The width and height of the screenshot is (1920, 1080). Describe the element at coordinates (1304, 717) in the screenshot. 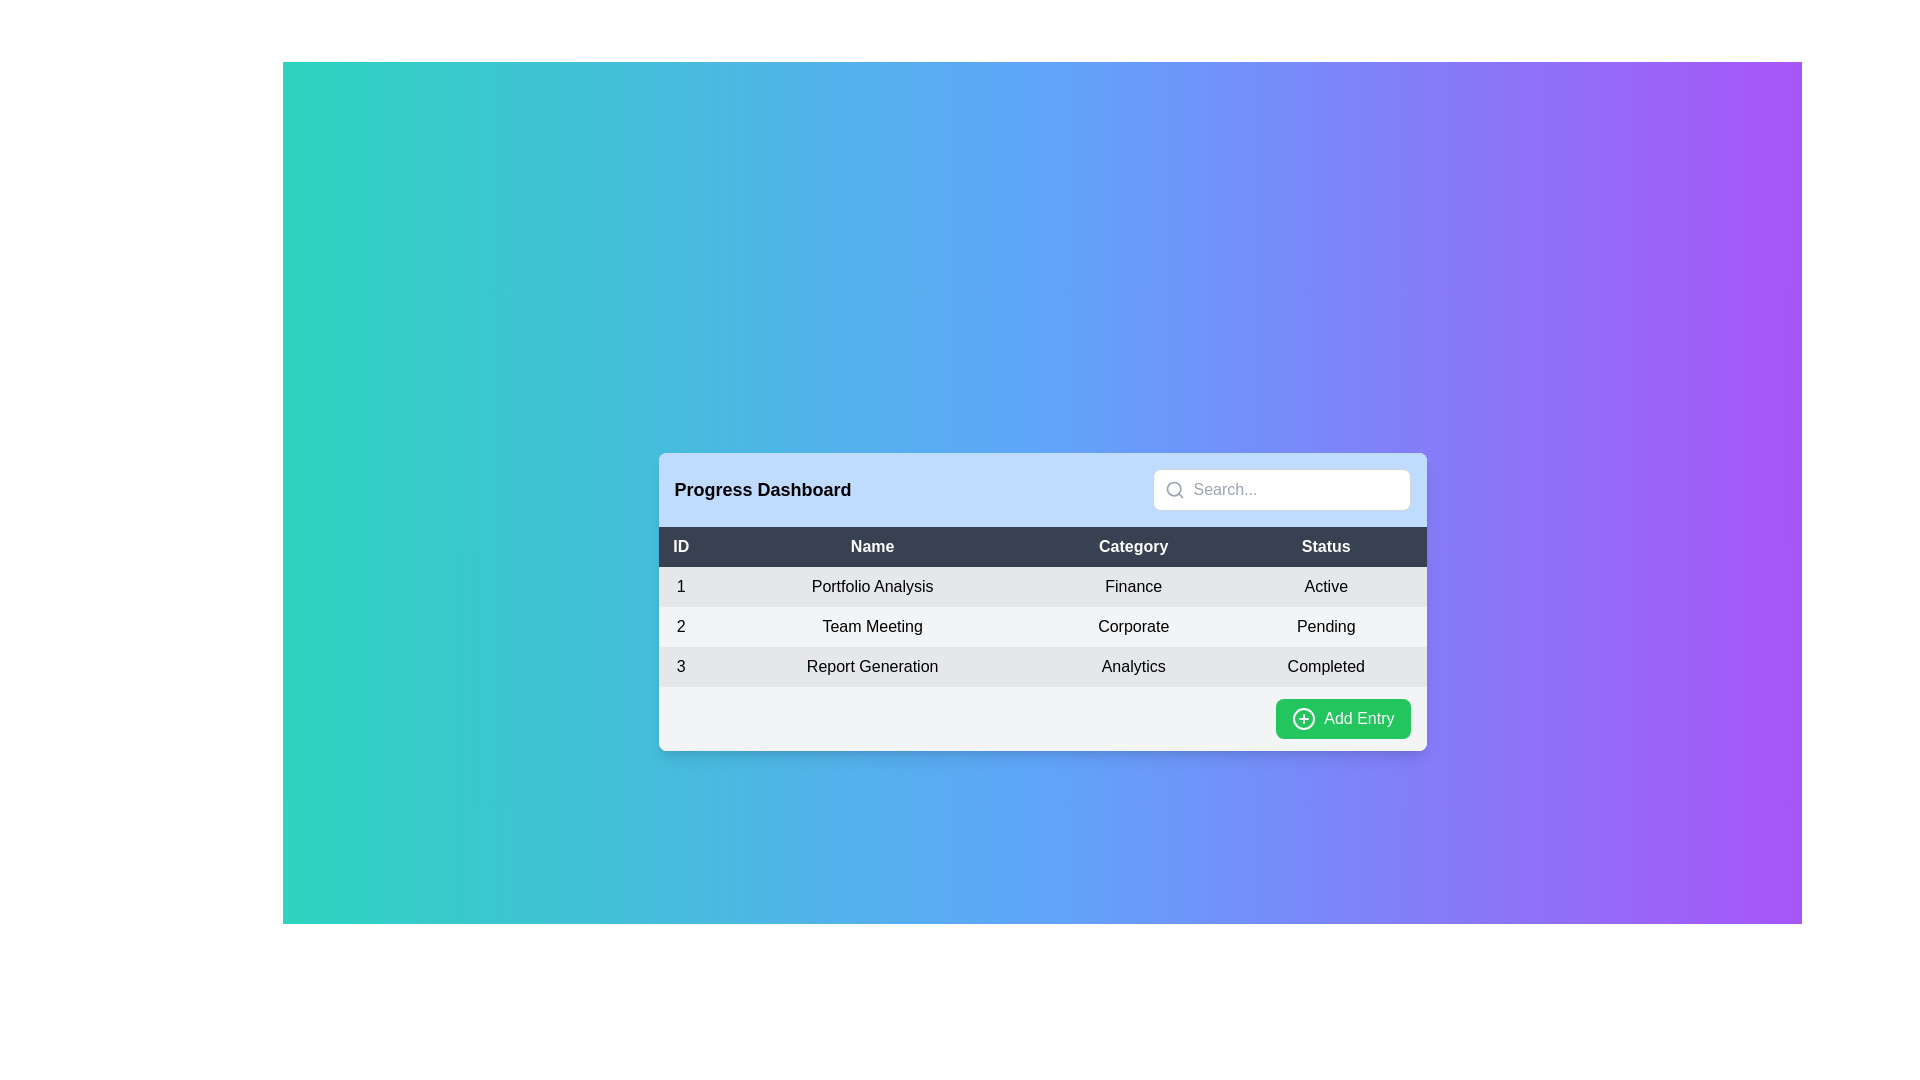

I see `the circular icon with a white border and green background containing a cross symbol (+)` at that location.